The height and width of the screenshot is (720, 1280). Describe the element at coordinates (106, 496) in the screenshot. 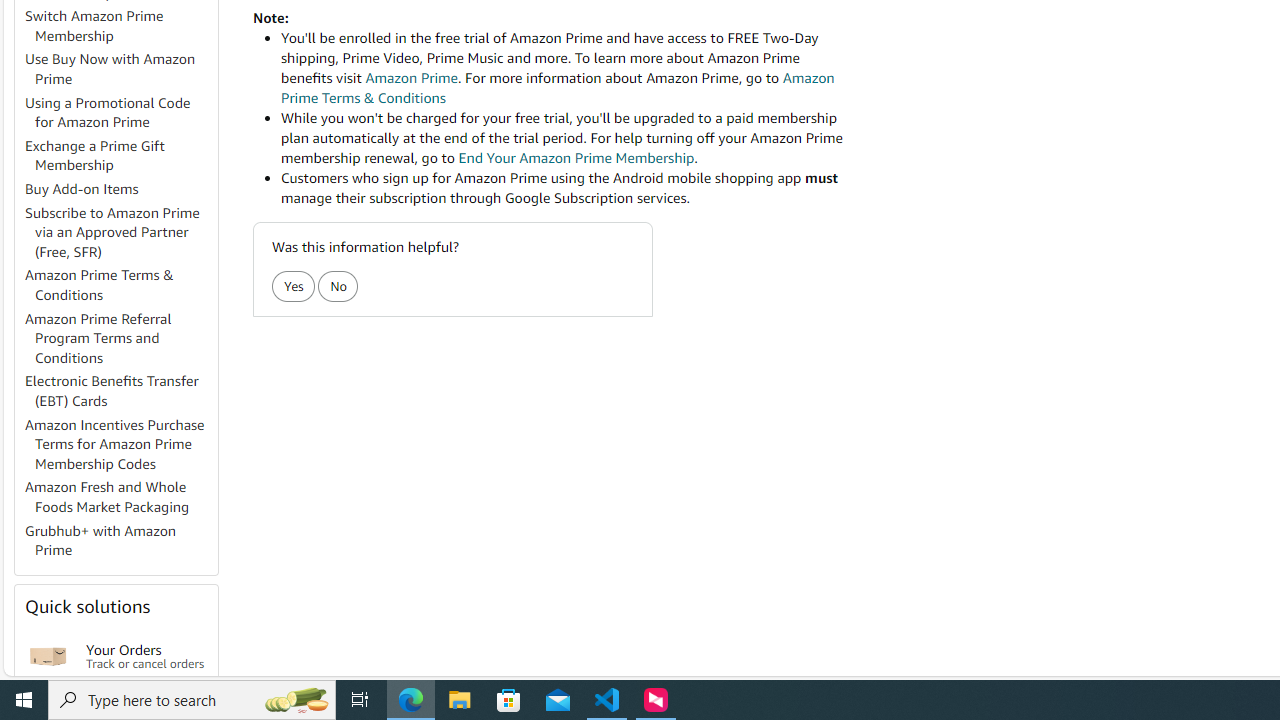

I see `'Amazon Fresh and Whole Foods Market Packaging'` at that location.